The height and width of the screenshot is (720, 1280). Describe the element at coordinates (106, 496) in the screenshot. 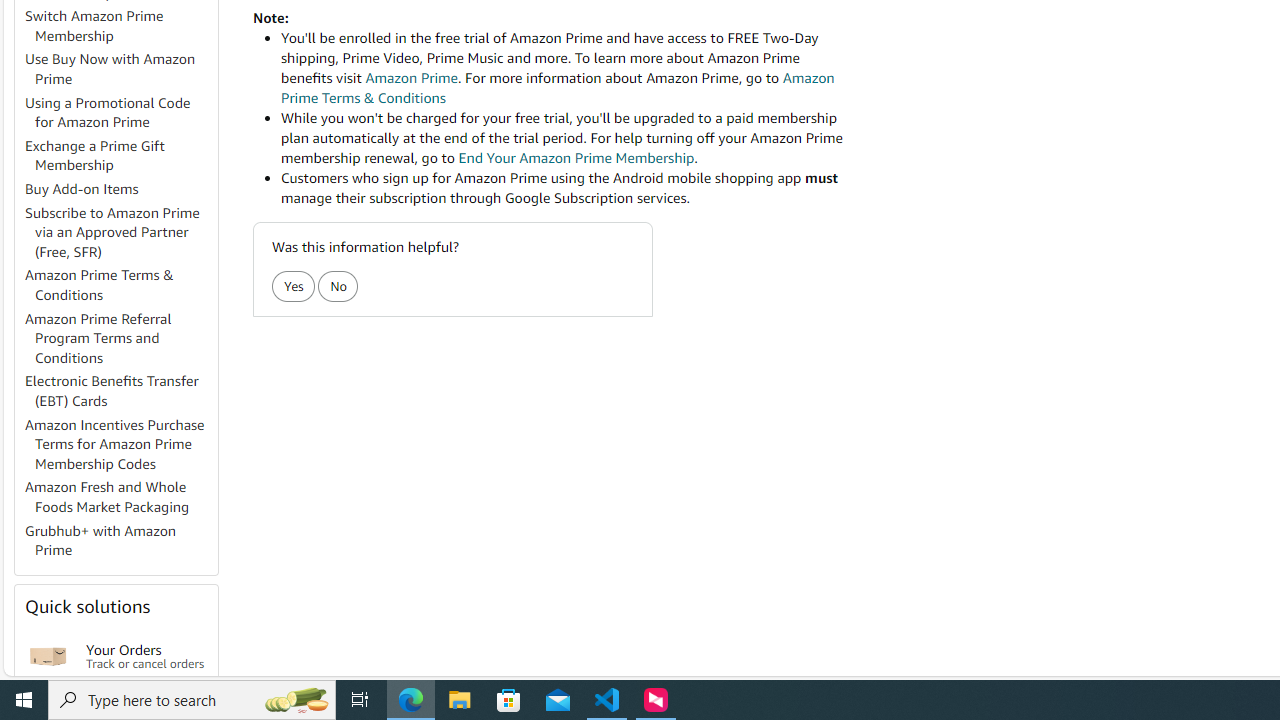

I see `'Amazon Fresh and Whole Foods Market Packaging'` at that location.